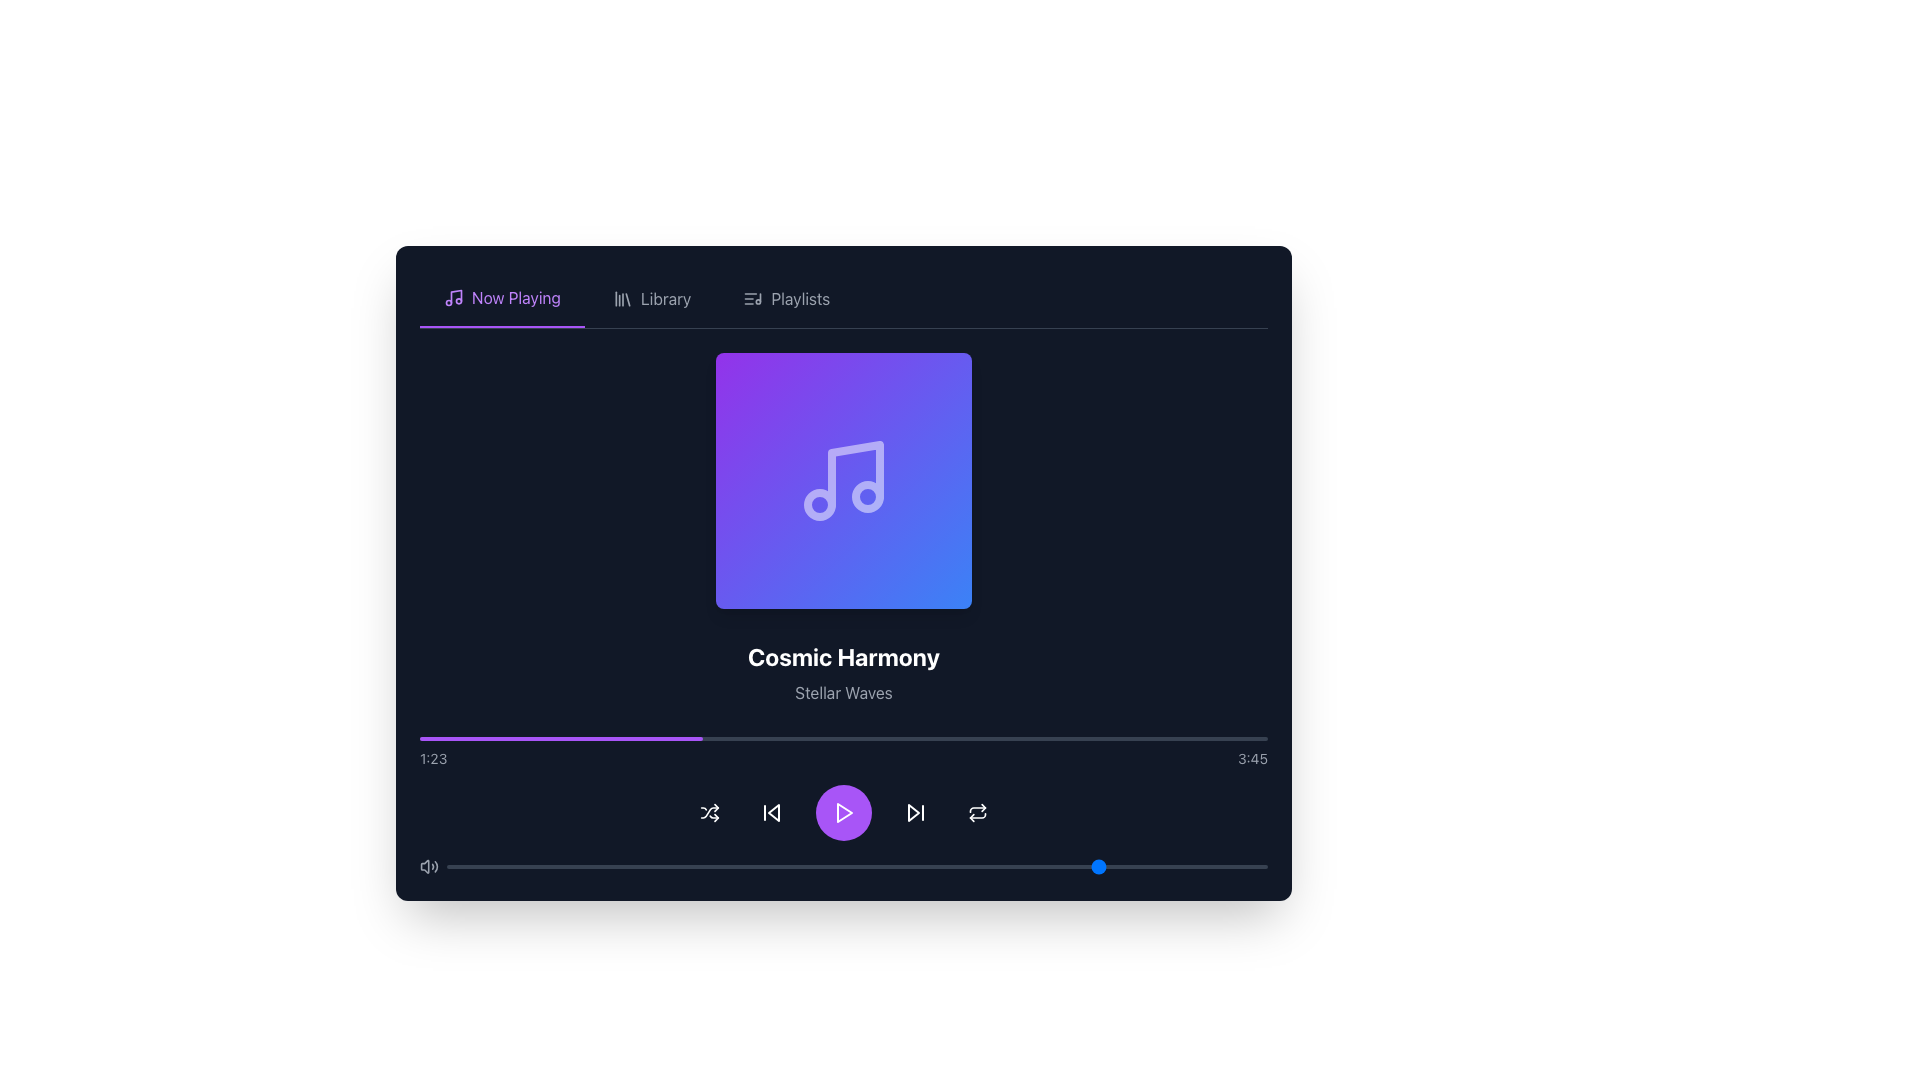  Describe the element at coordinates (844, 813) in the screenshot. I see `the centrally located Play button in the bottom control bar of the music player` at that location.